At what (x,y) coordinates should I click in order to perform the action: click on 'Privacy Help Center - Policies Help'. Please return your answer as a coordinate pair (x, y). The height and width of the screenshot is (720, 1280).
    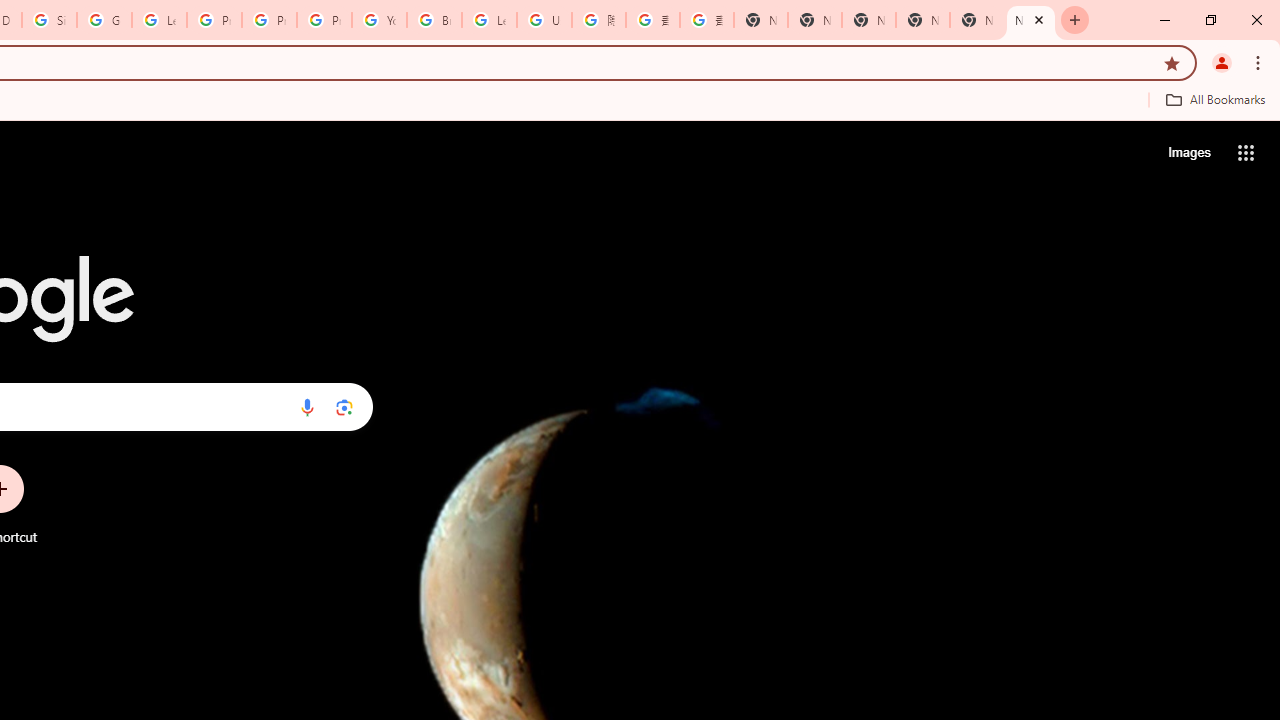
    Looking at the image, I should click on (268, 20).